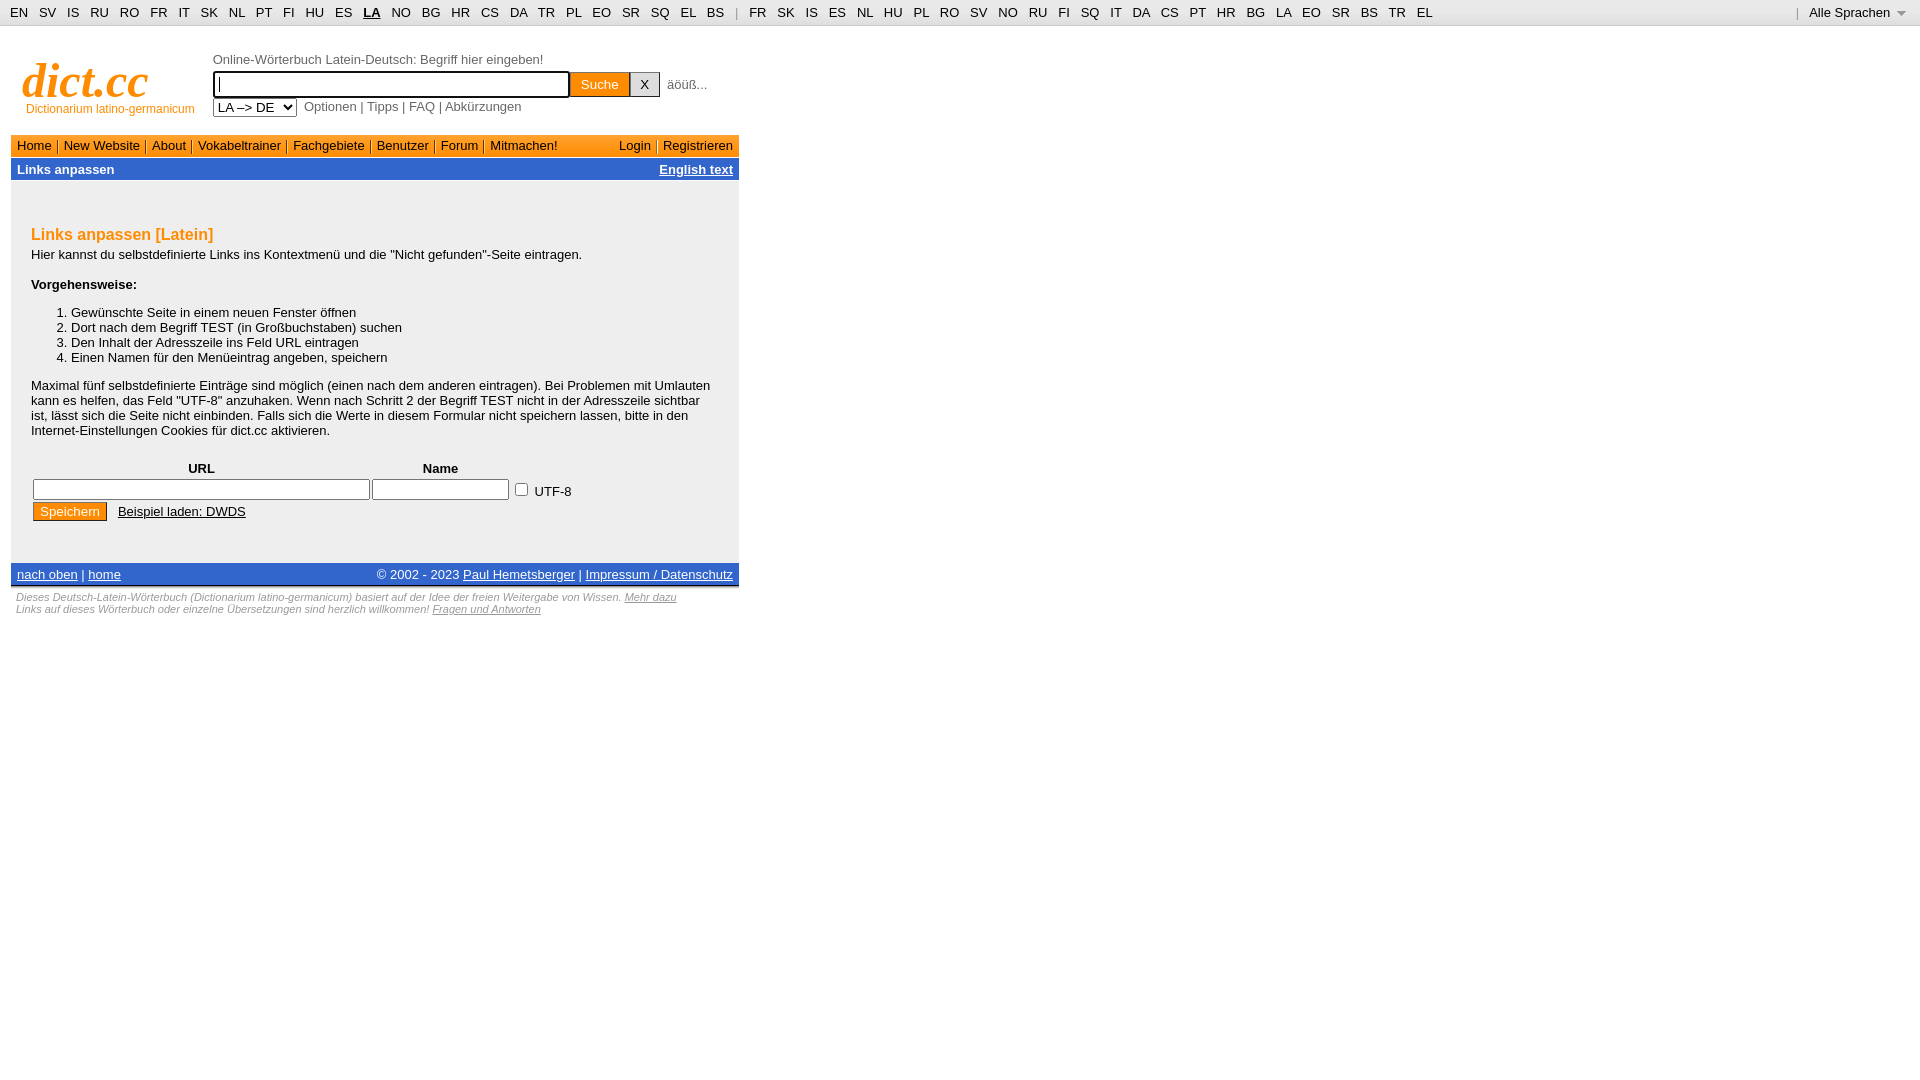 The width and height of the screenshot is (1920, 1080). Describe the element at coordinates (629, 12) in the screenshot. I see `'SR'` at that location.